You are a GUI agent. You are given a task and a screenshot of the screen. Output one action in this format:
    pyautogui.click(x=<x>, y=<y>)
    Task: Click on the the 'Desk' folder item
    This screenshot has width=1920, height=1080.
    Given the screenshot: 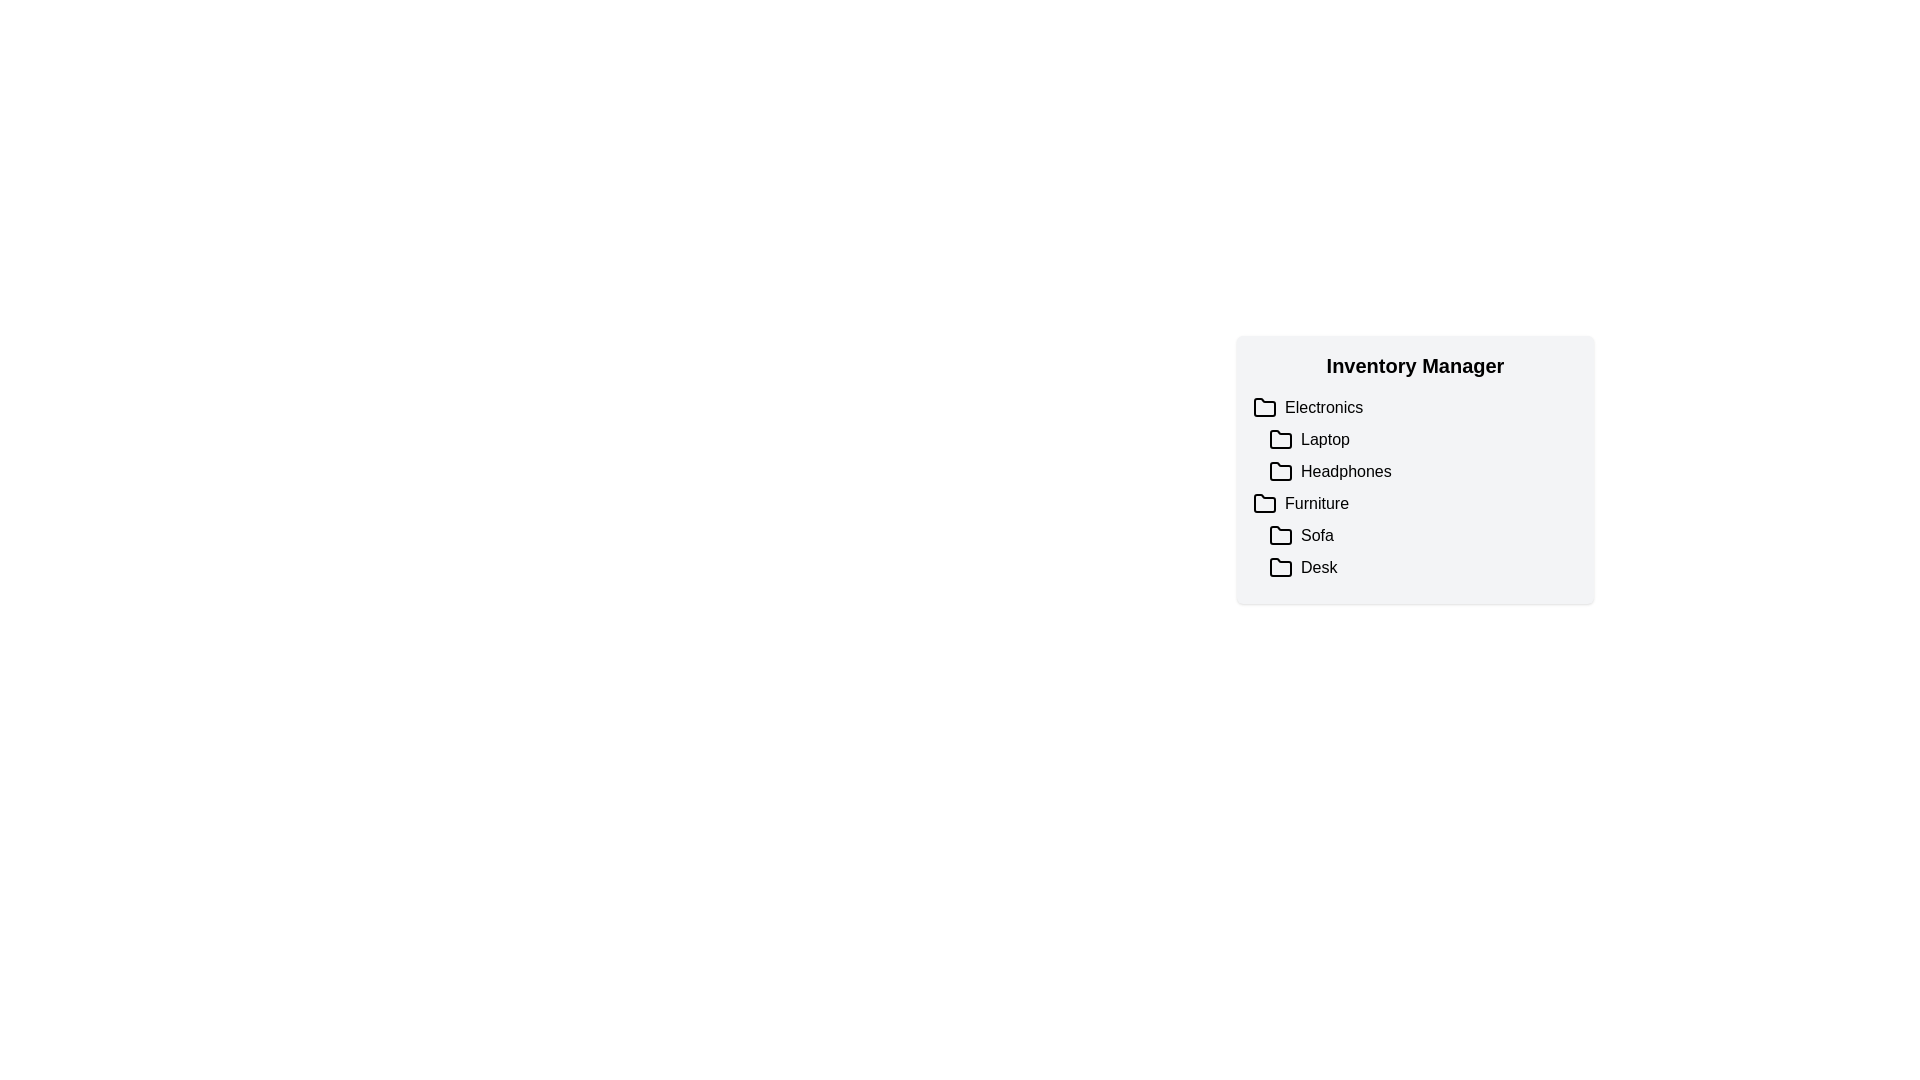 What is the action you would take?
    pyautogui.click(x=1422, y=567)
    